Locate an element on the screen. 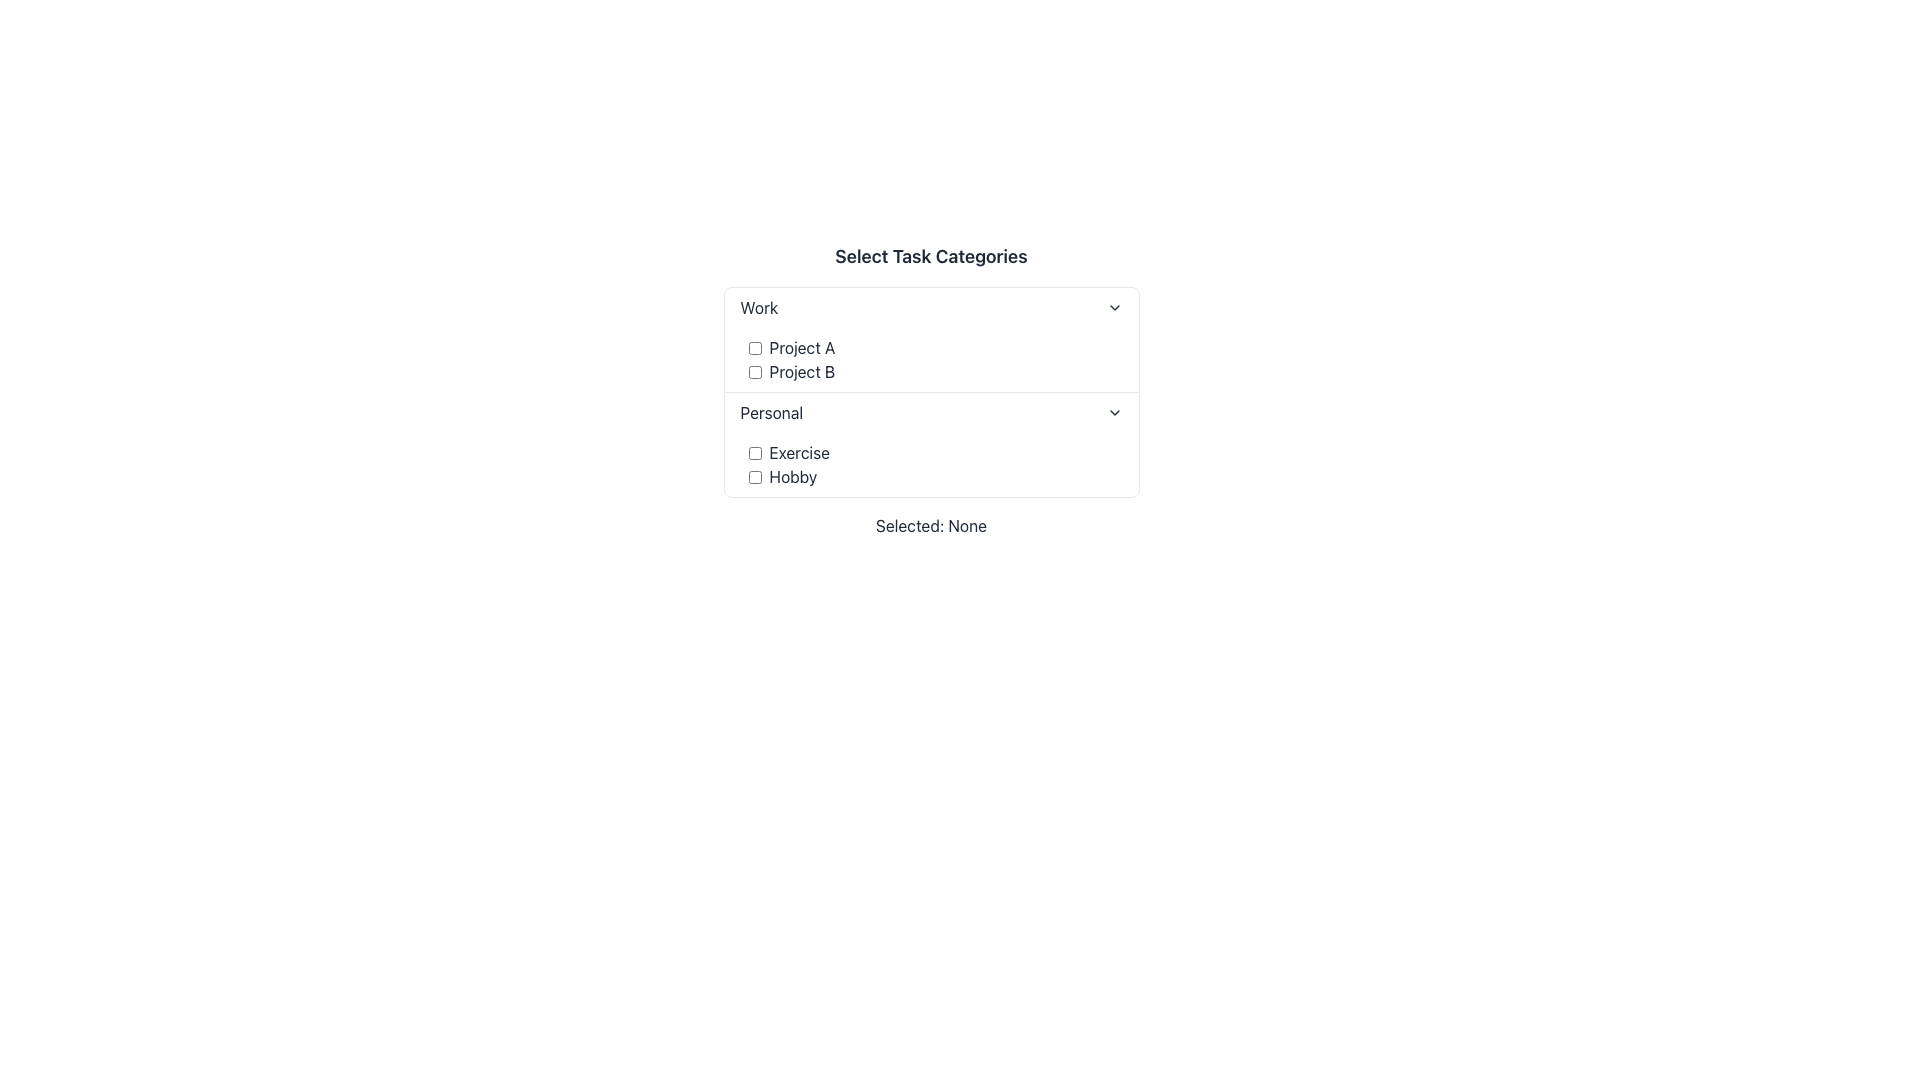 This screenshot has width=1920, height=1080. the checkbox located next to the label 'Hobby' in the 'Personal' section is located at coordinates (753, 477).